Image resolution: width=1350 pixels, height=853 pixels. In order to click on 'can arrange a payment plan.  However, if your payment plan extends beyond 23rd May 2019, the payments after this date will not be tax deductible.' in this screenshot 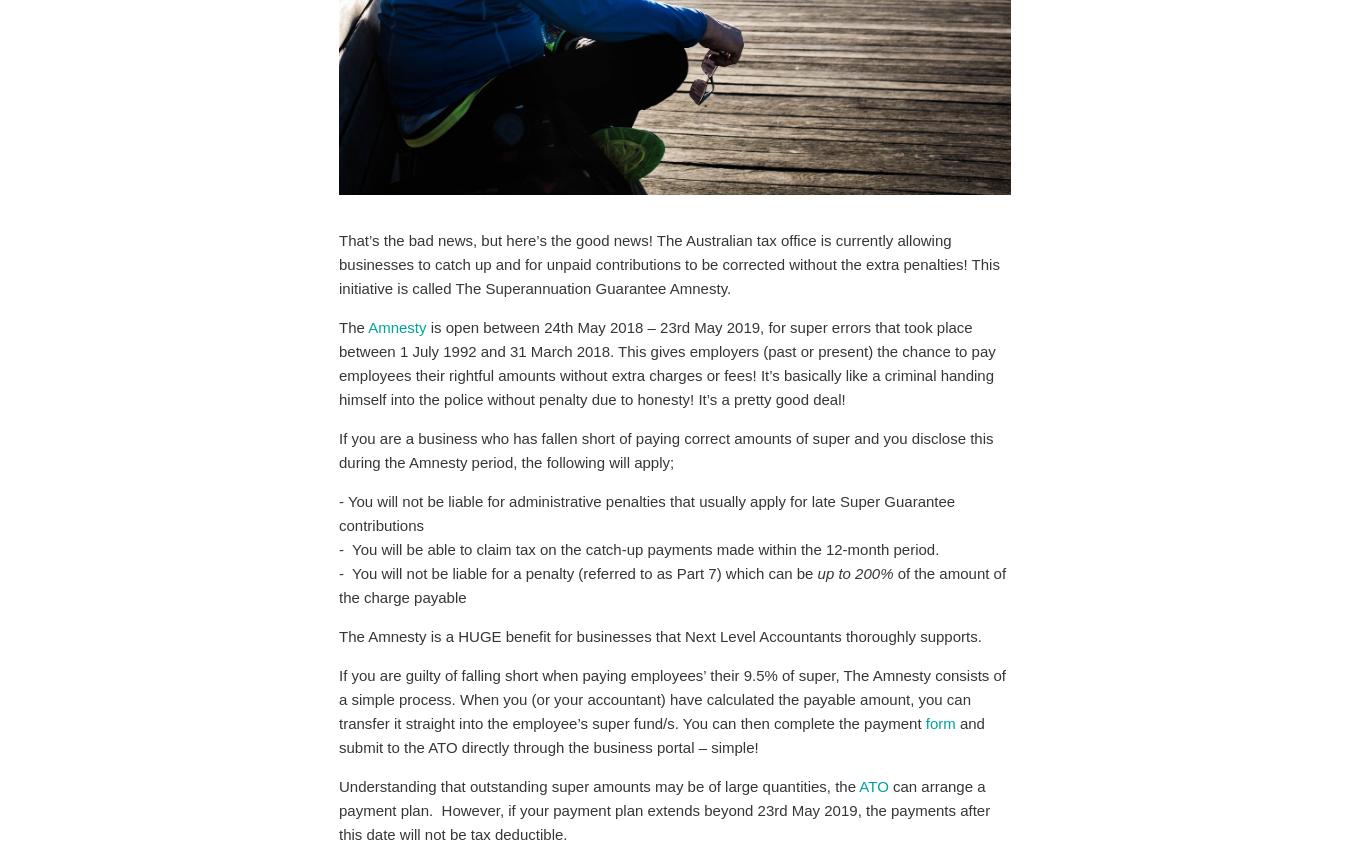, I will do `click(666, 809)`.